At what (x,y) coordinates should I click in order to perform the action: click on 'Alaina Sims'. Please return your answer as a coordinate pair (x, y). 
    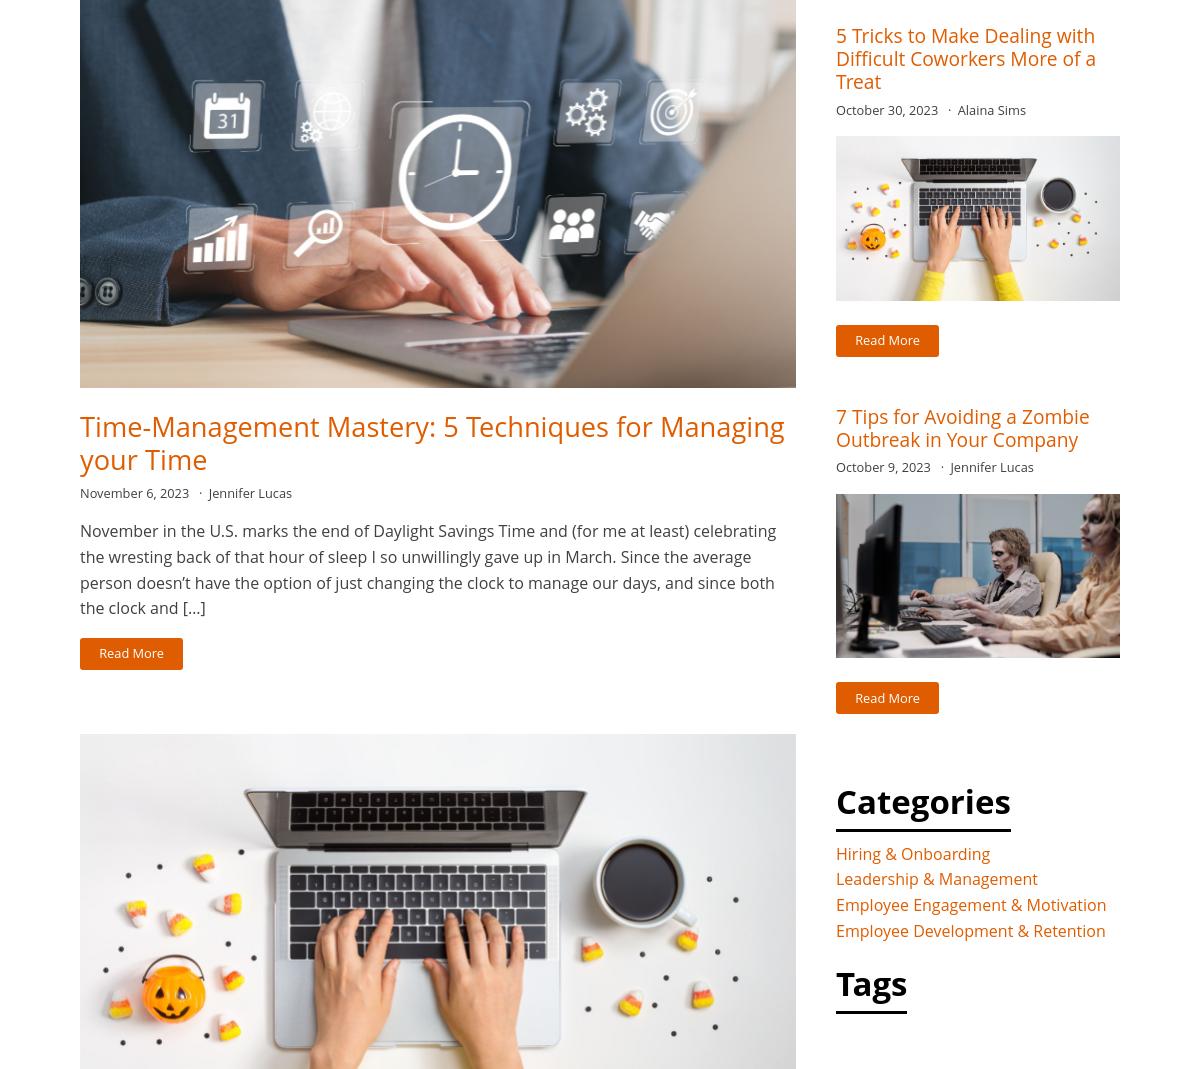
    Looking at the image, I should click on (991, 109).